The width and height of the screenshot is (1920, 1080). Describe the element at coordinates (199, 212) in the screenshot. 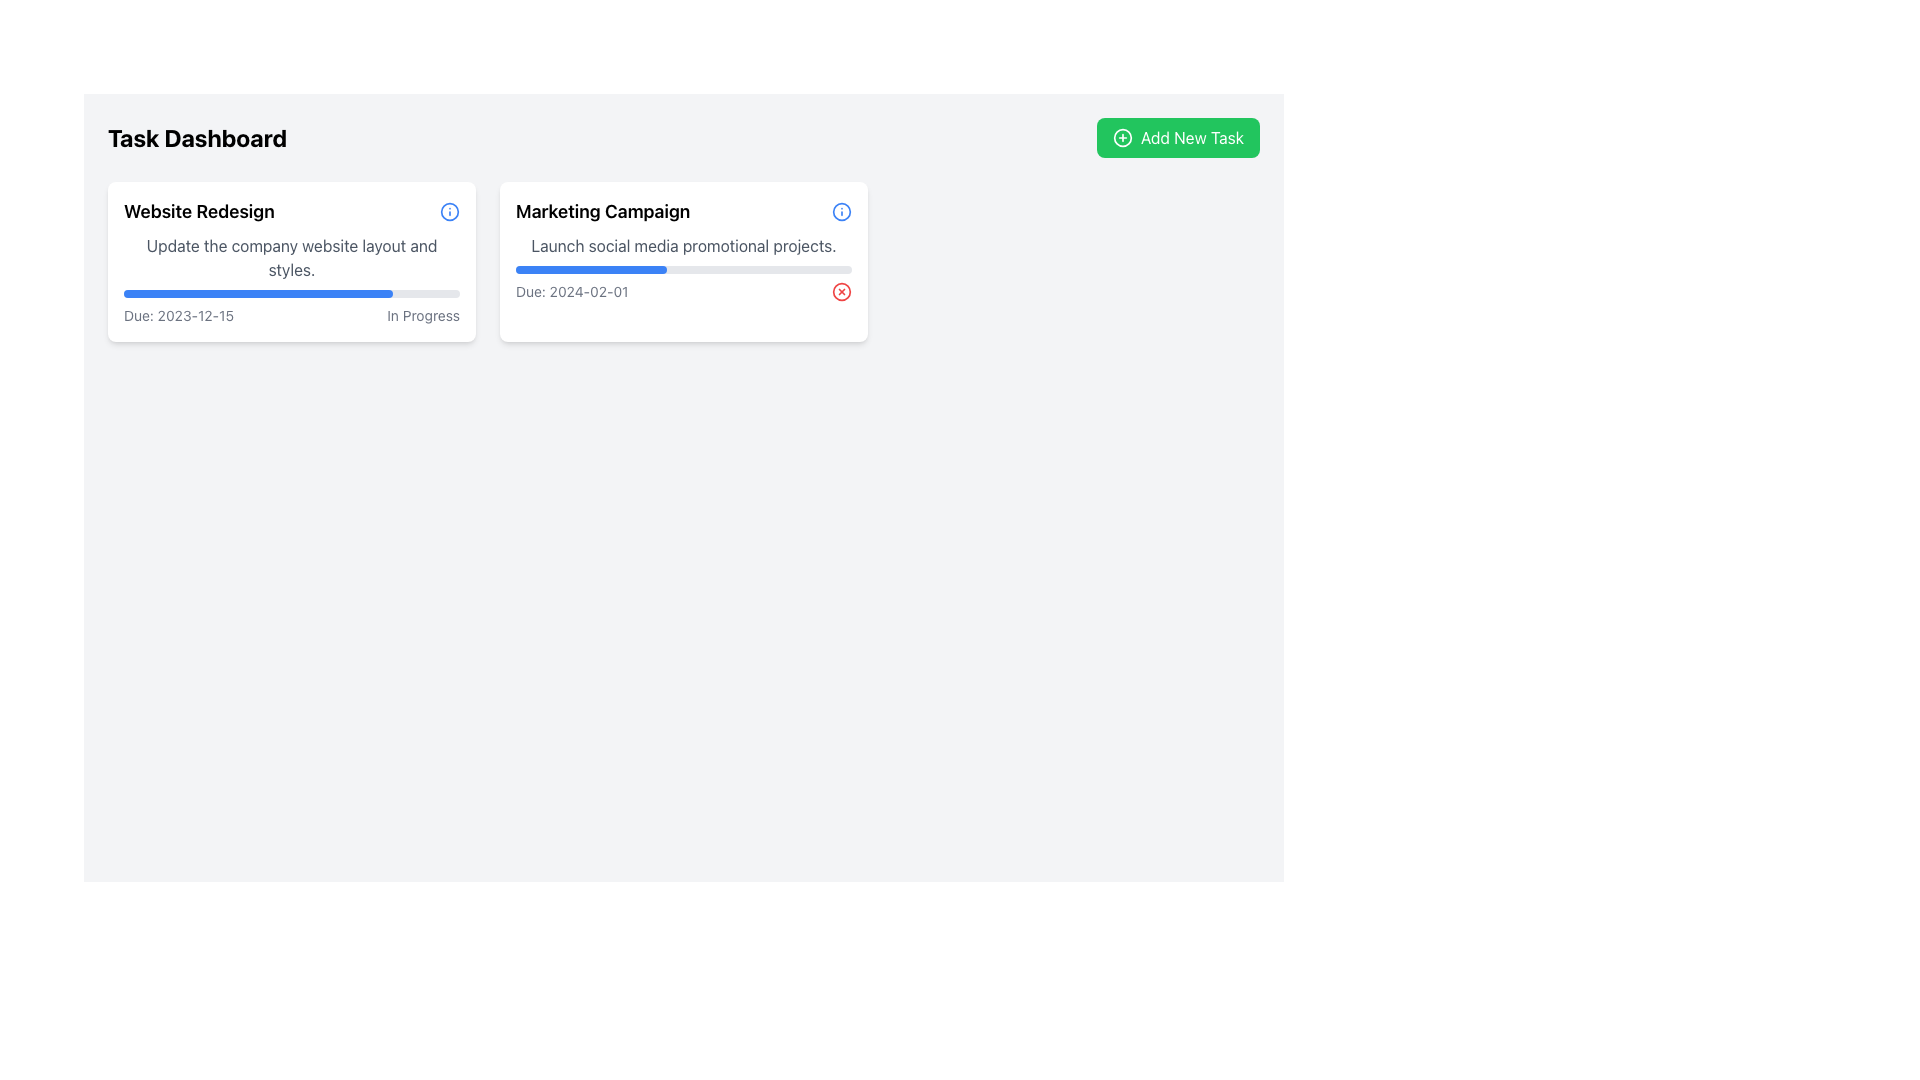

I see `the Text Label at the top-left corner of the task card which identifies the task` at that location.